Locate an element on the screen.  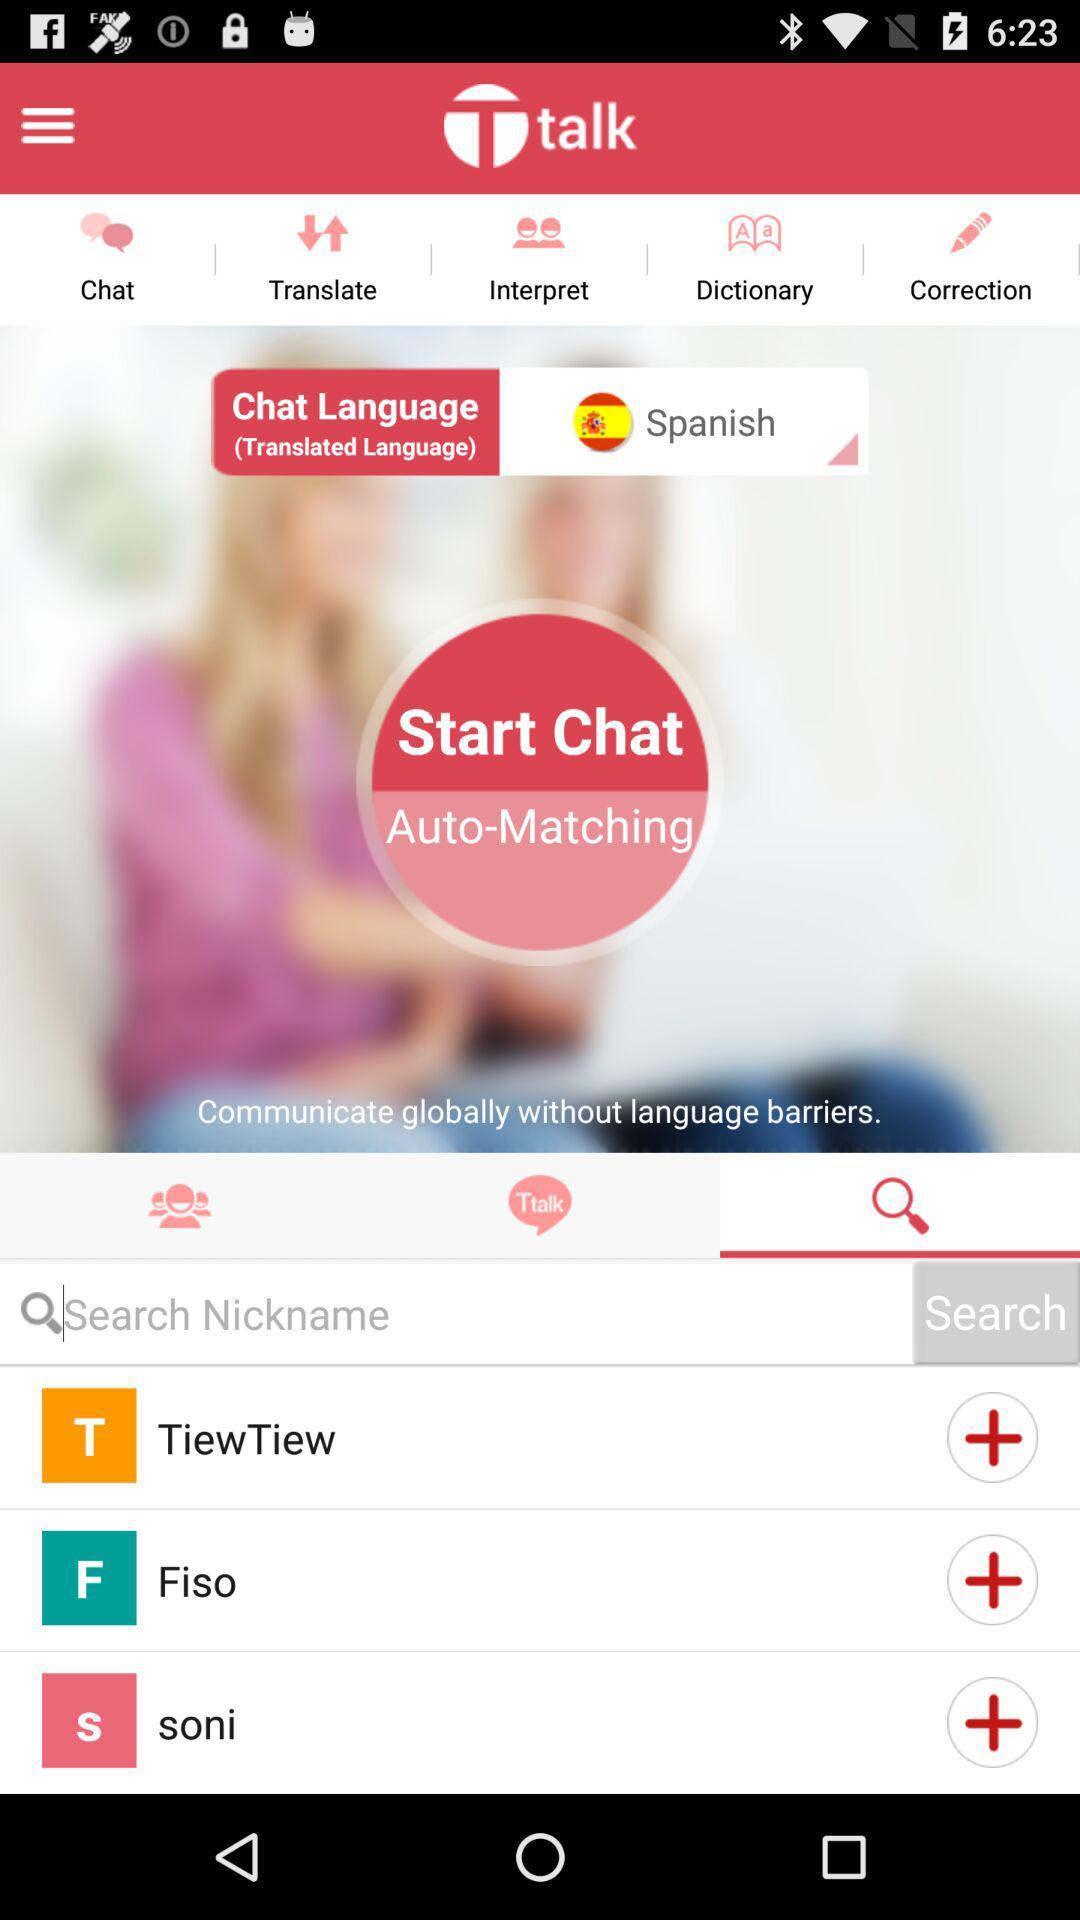
home page is located at coordinates (46, 124).